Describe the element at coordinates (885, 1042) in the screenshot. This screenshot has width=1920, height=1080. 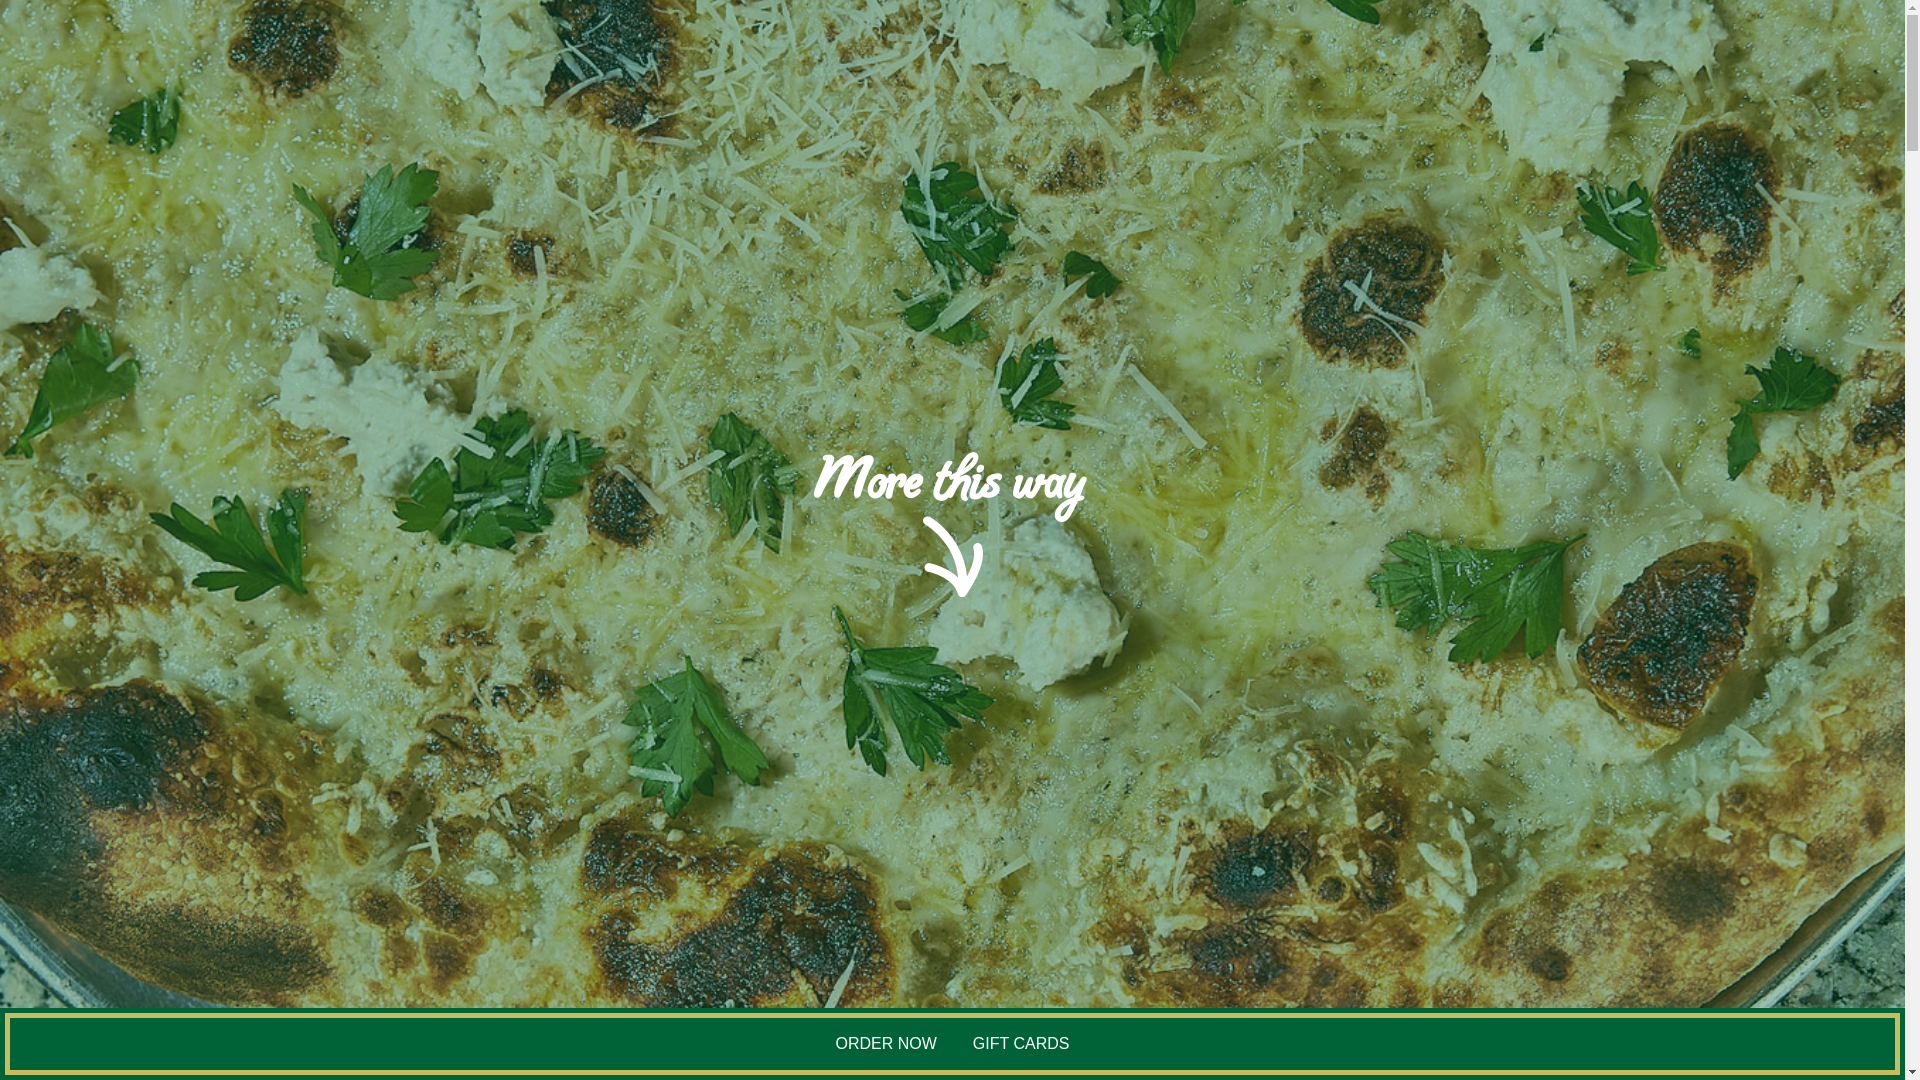
I see `'ORDER NOW'` at that location.